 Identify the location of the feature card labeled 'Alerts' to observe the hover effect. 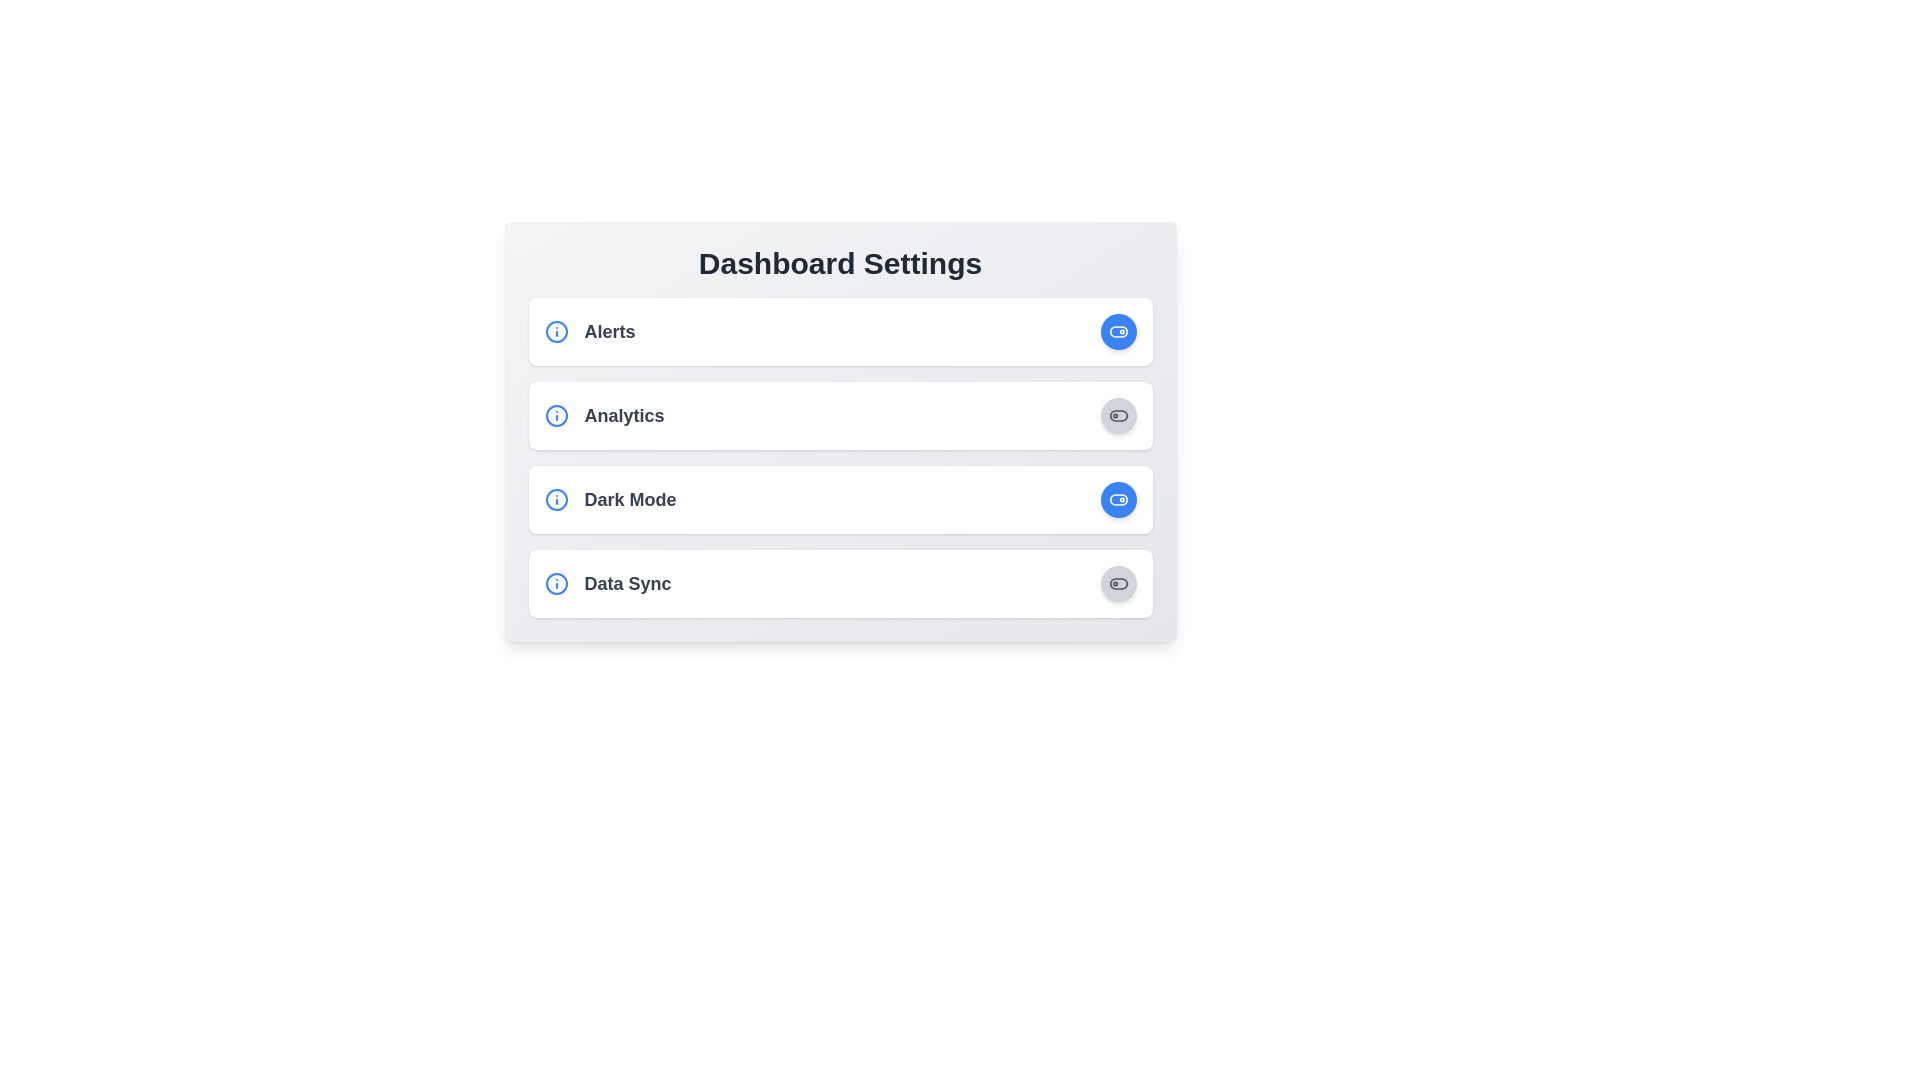
(840, 330).